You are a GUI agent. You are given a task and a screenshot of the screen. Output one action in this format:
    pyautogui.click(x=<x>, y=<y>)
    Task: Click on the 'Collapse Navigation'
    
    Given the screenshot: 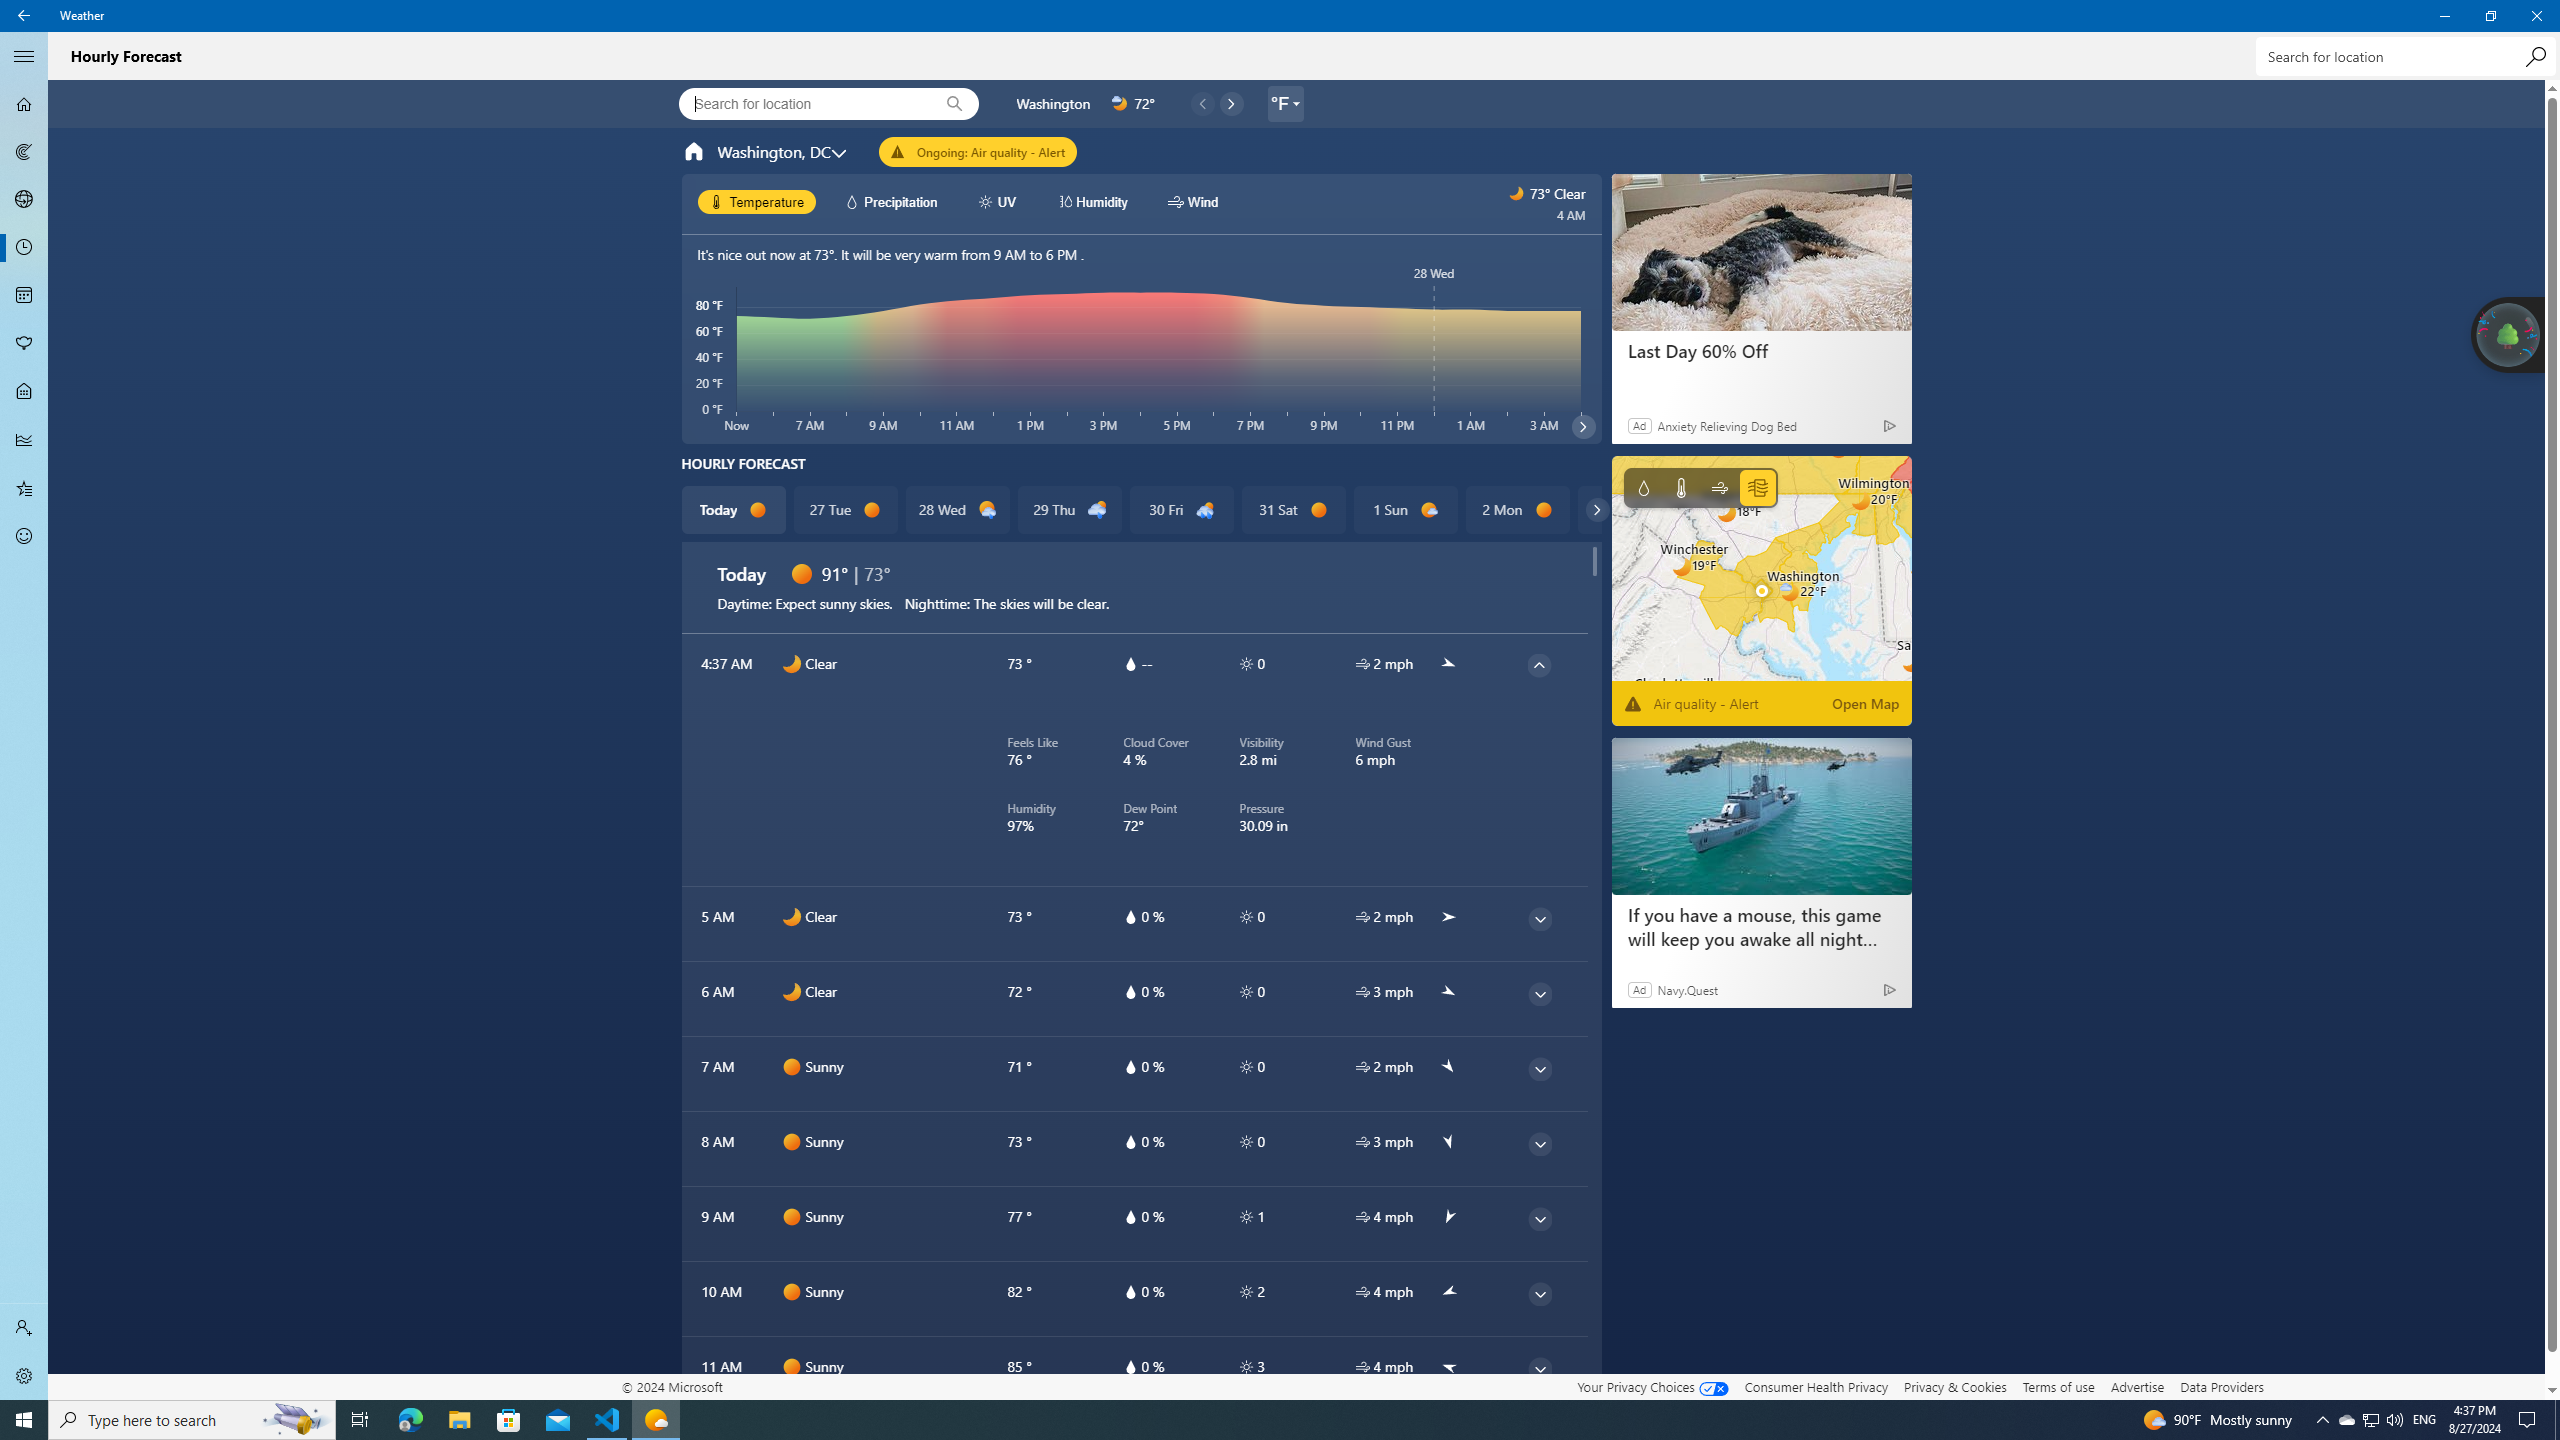 What is the action you would take?
    pyautogui.click(x=24, y=55)
    